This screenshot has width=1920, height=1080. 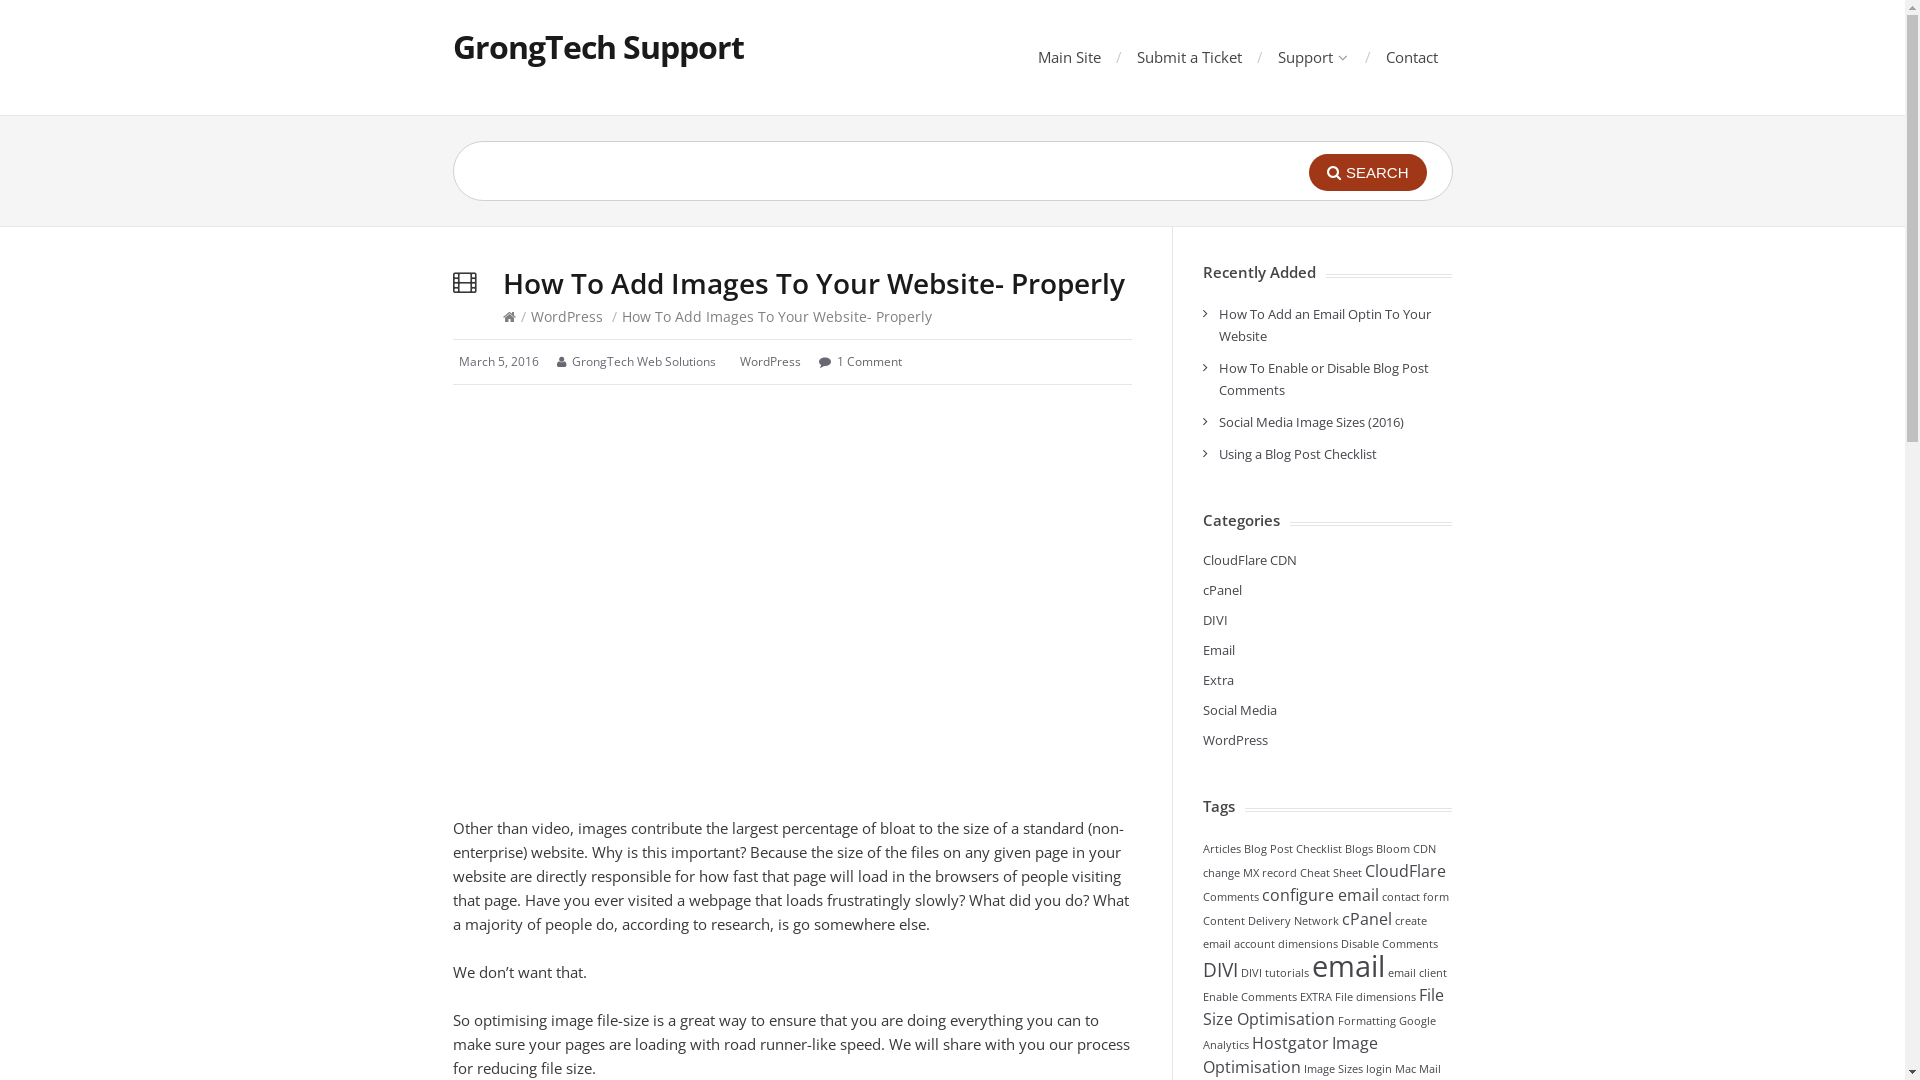 I want to click on 'File dimensions', so click(x=1373, y=996).